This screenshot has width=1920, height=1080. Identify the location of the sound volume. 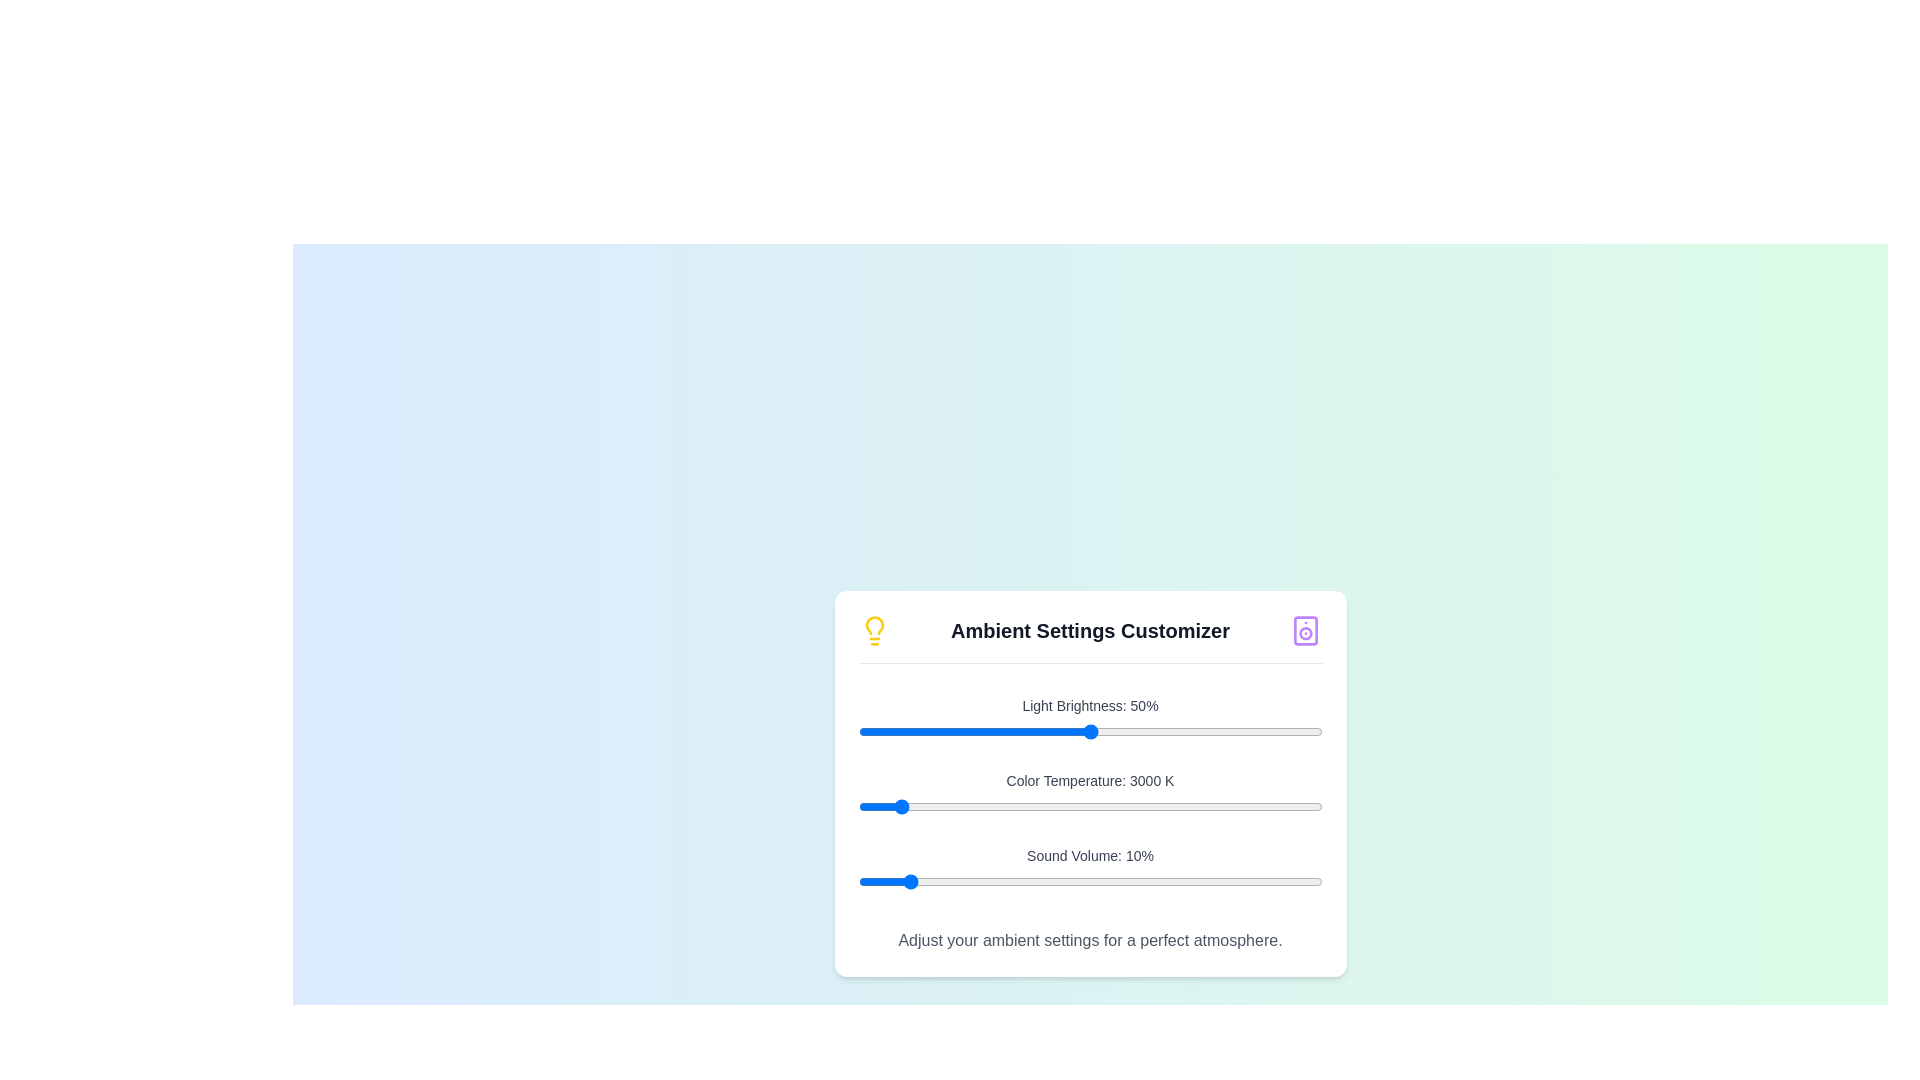
(913, 881).